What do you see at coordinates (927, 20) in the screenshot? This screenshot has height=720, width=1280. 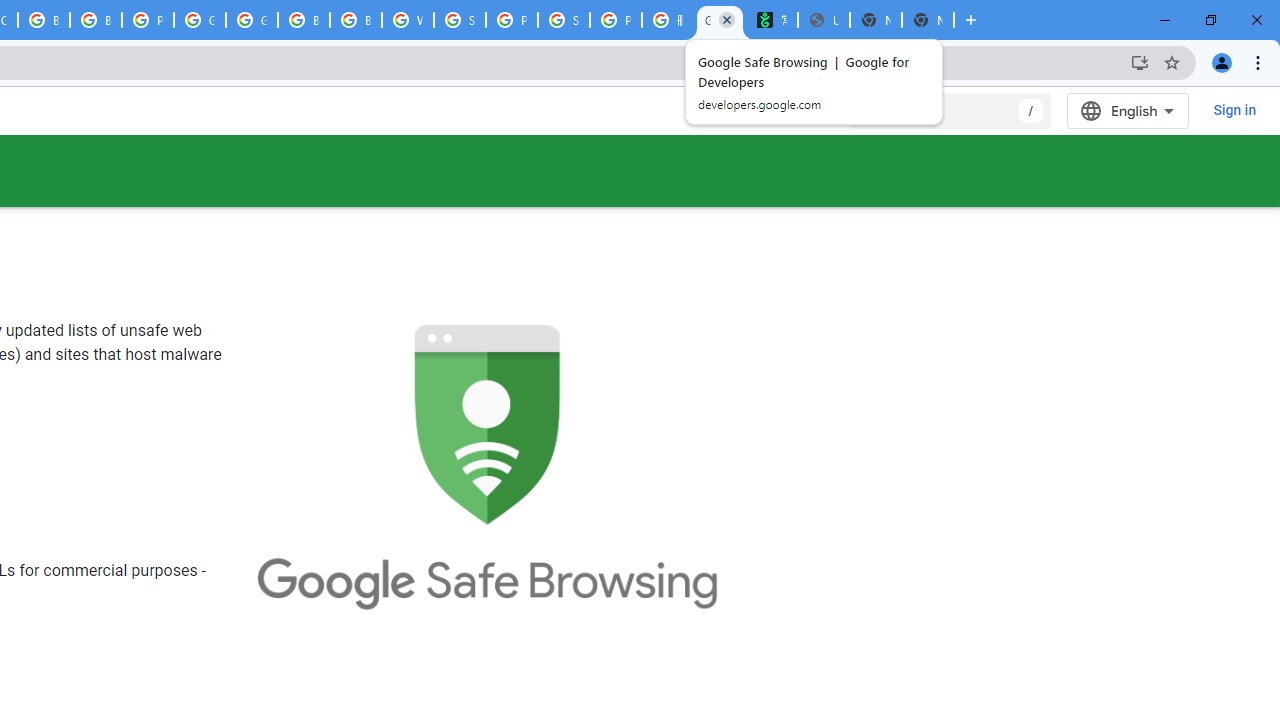 I see `'New Tab'` at bounding box center [927, 20].